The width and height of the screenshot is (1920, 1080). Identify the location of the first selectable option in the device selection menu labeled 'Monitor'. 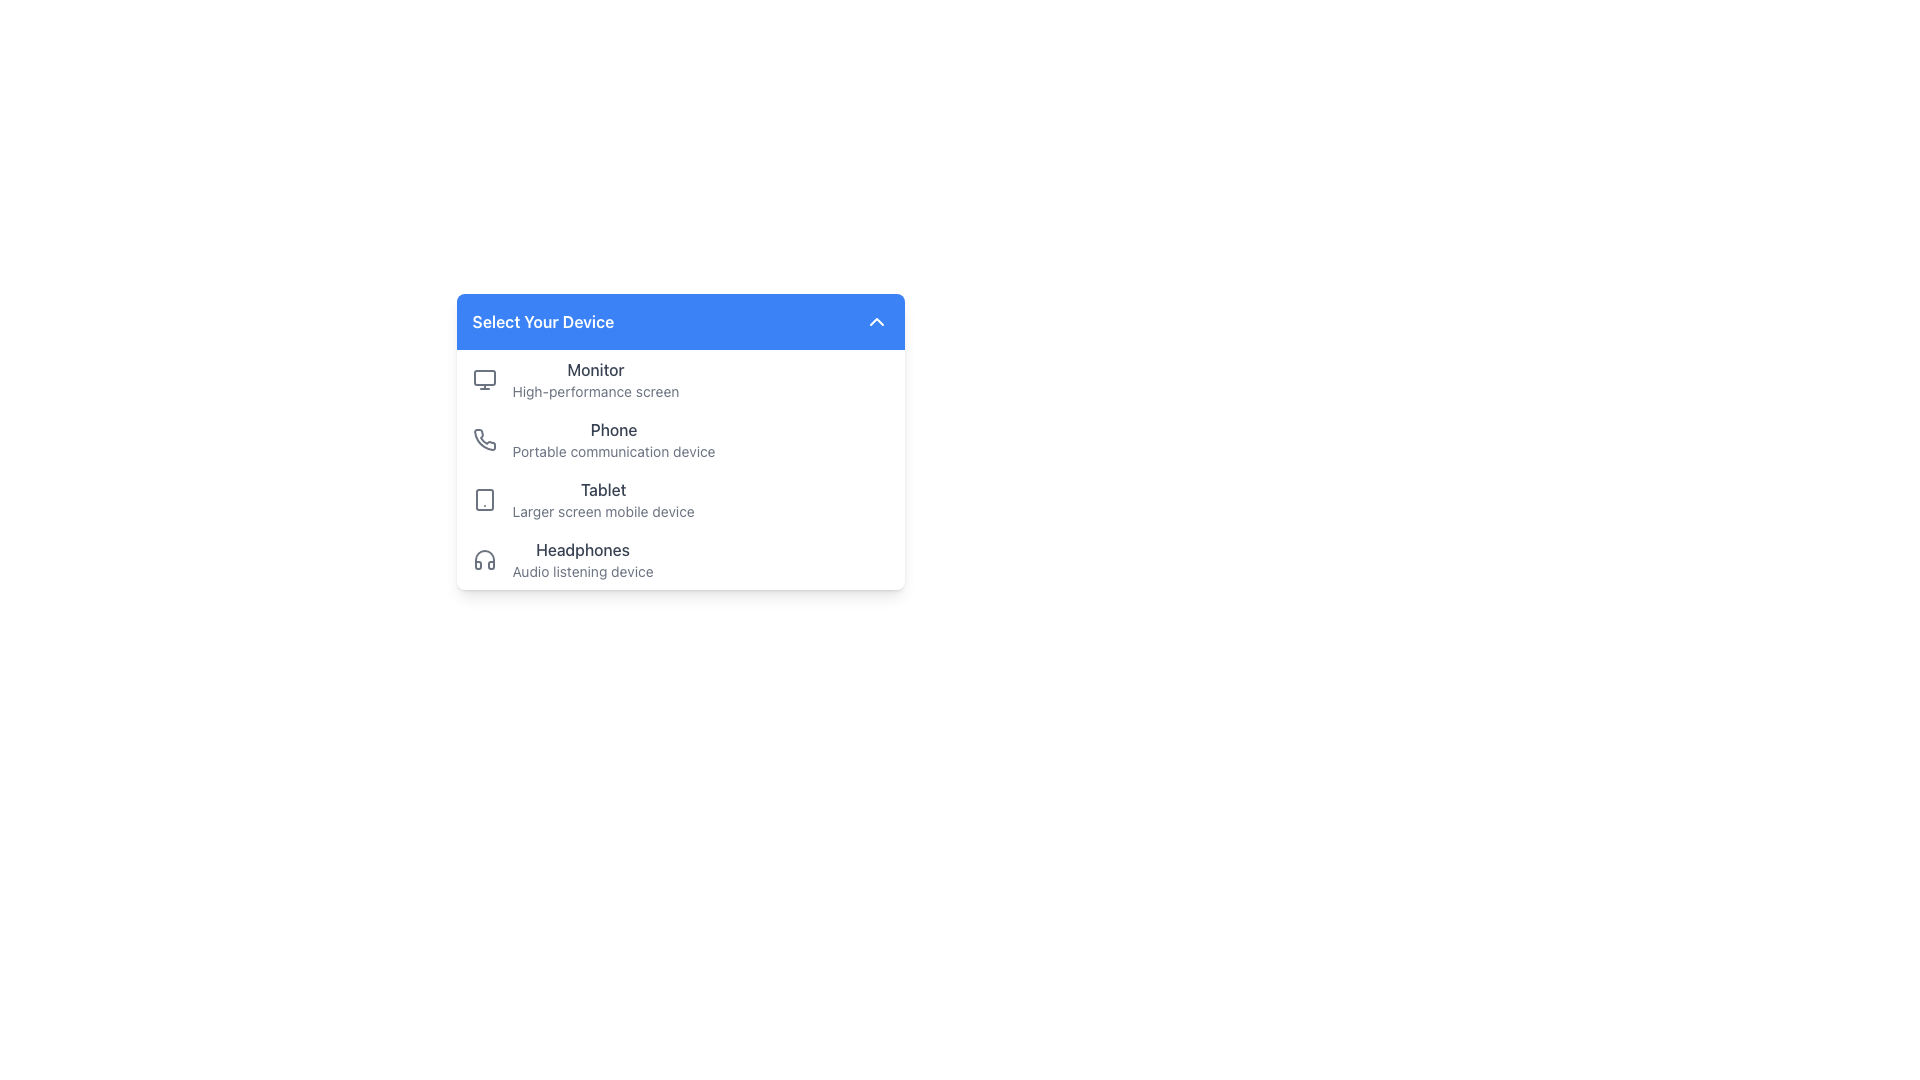
(680, 380).